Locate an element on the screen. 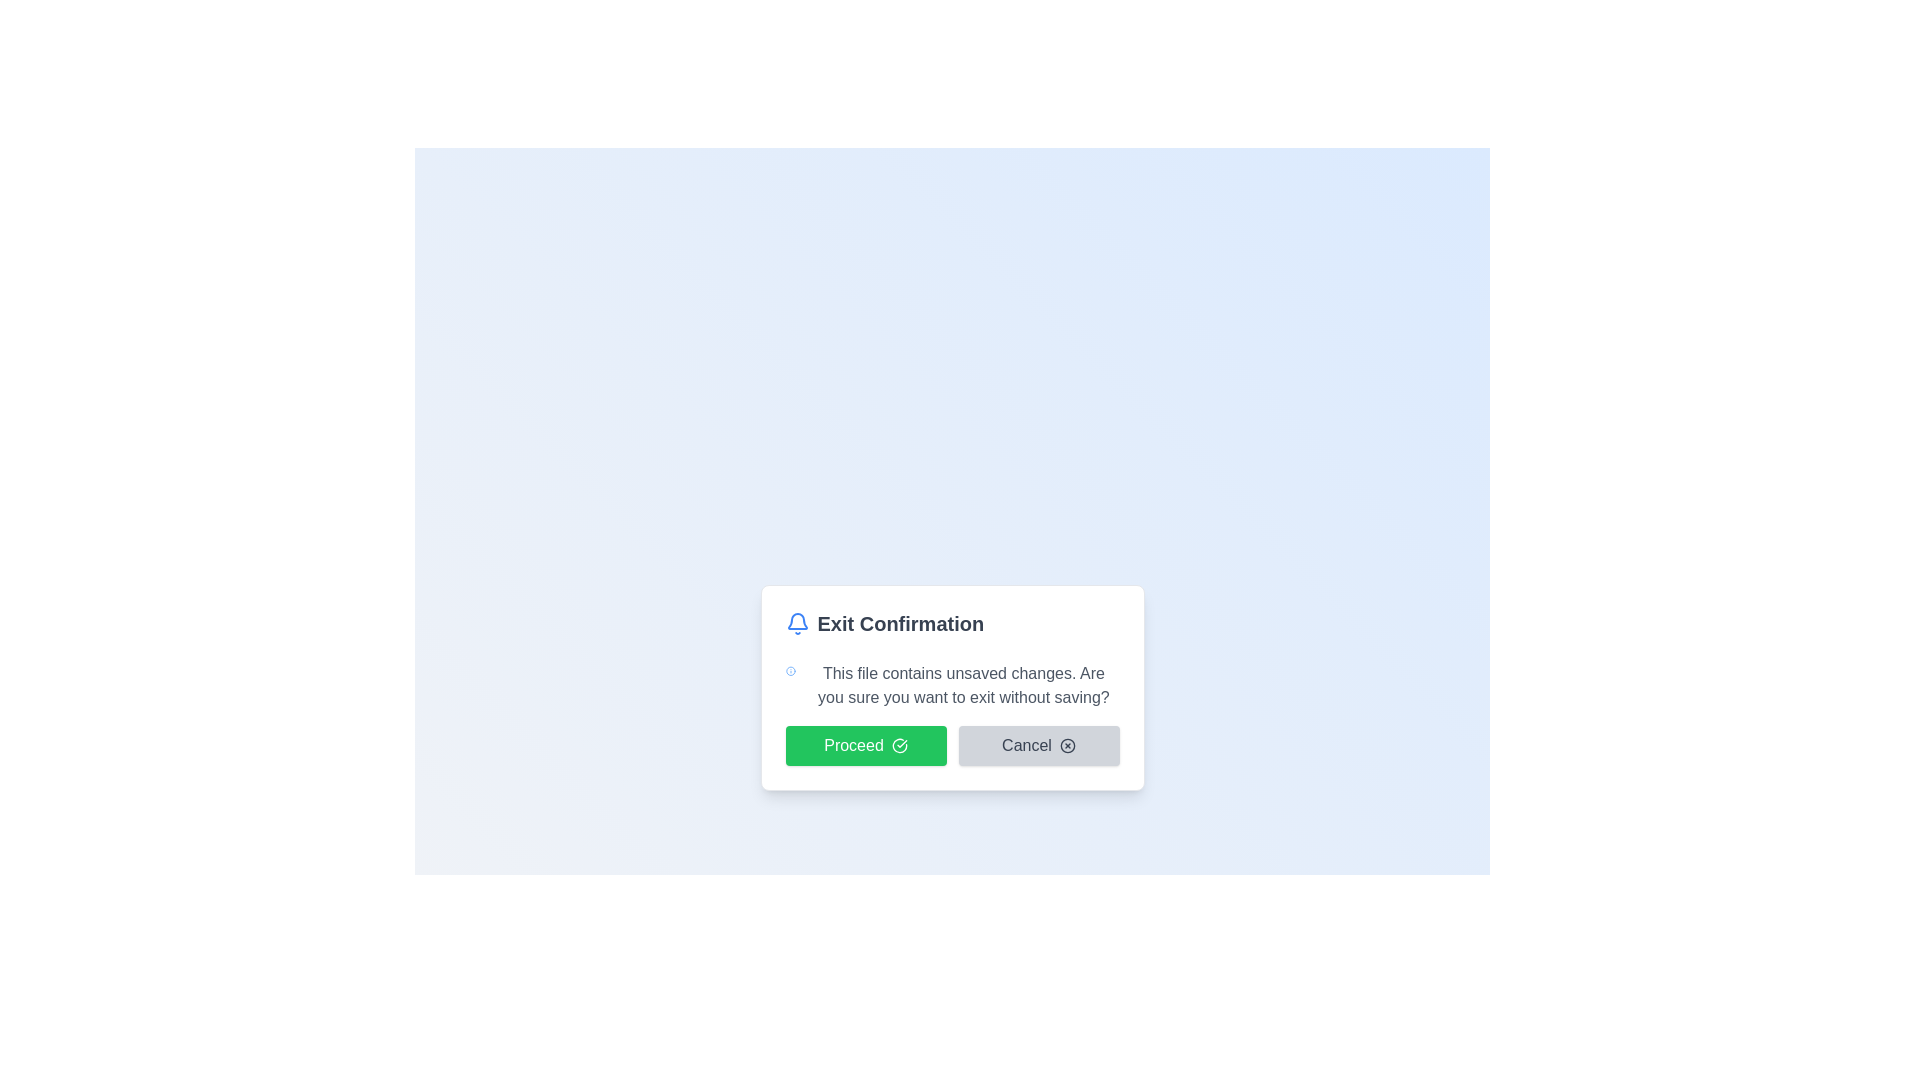  the blue bell-shaped icon located to the left of the 'Exit Confirmation' text in the dialog box is located at coordinates (796, 623).